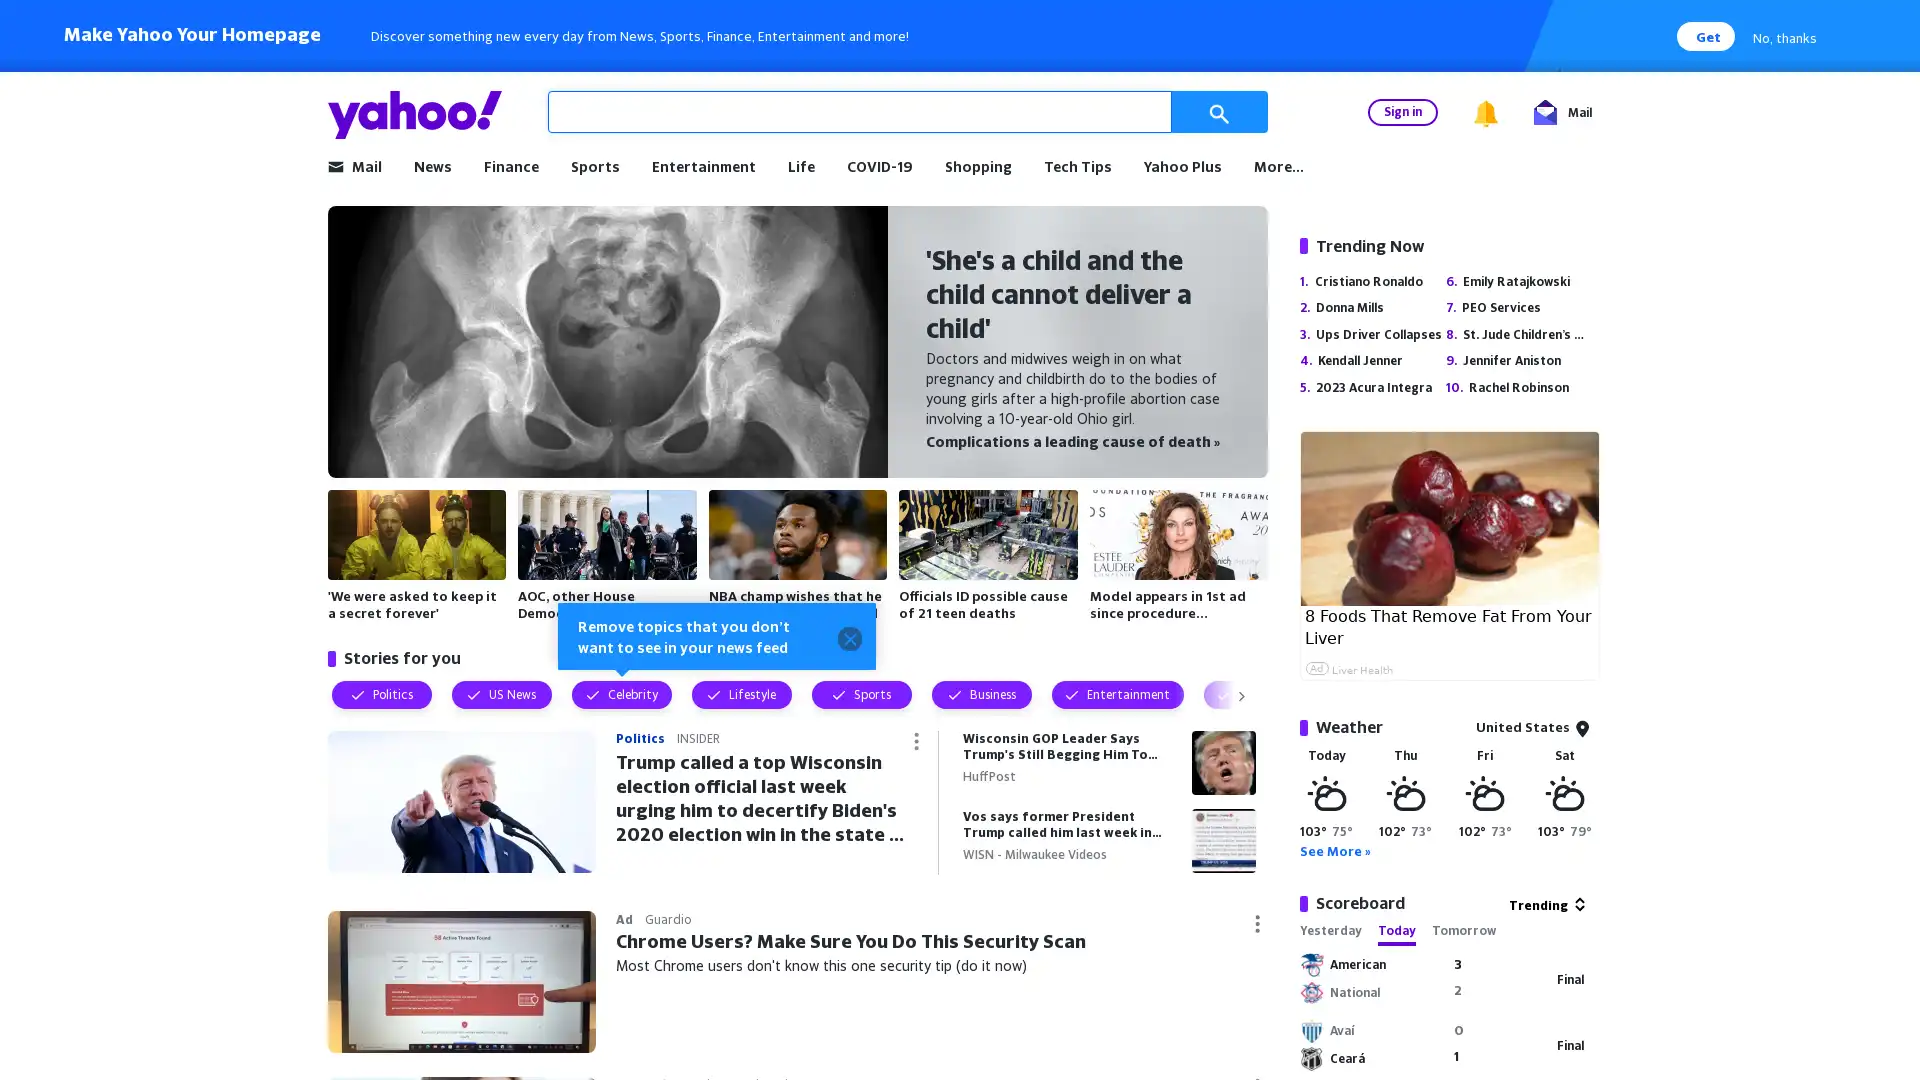 This screenshot has width=1920, height=1080. What do you see at coordinates (1218, 111) in the screenshot?
I see `Search` at bounding box center [1218, 111].